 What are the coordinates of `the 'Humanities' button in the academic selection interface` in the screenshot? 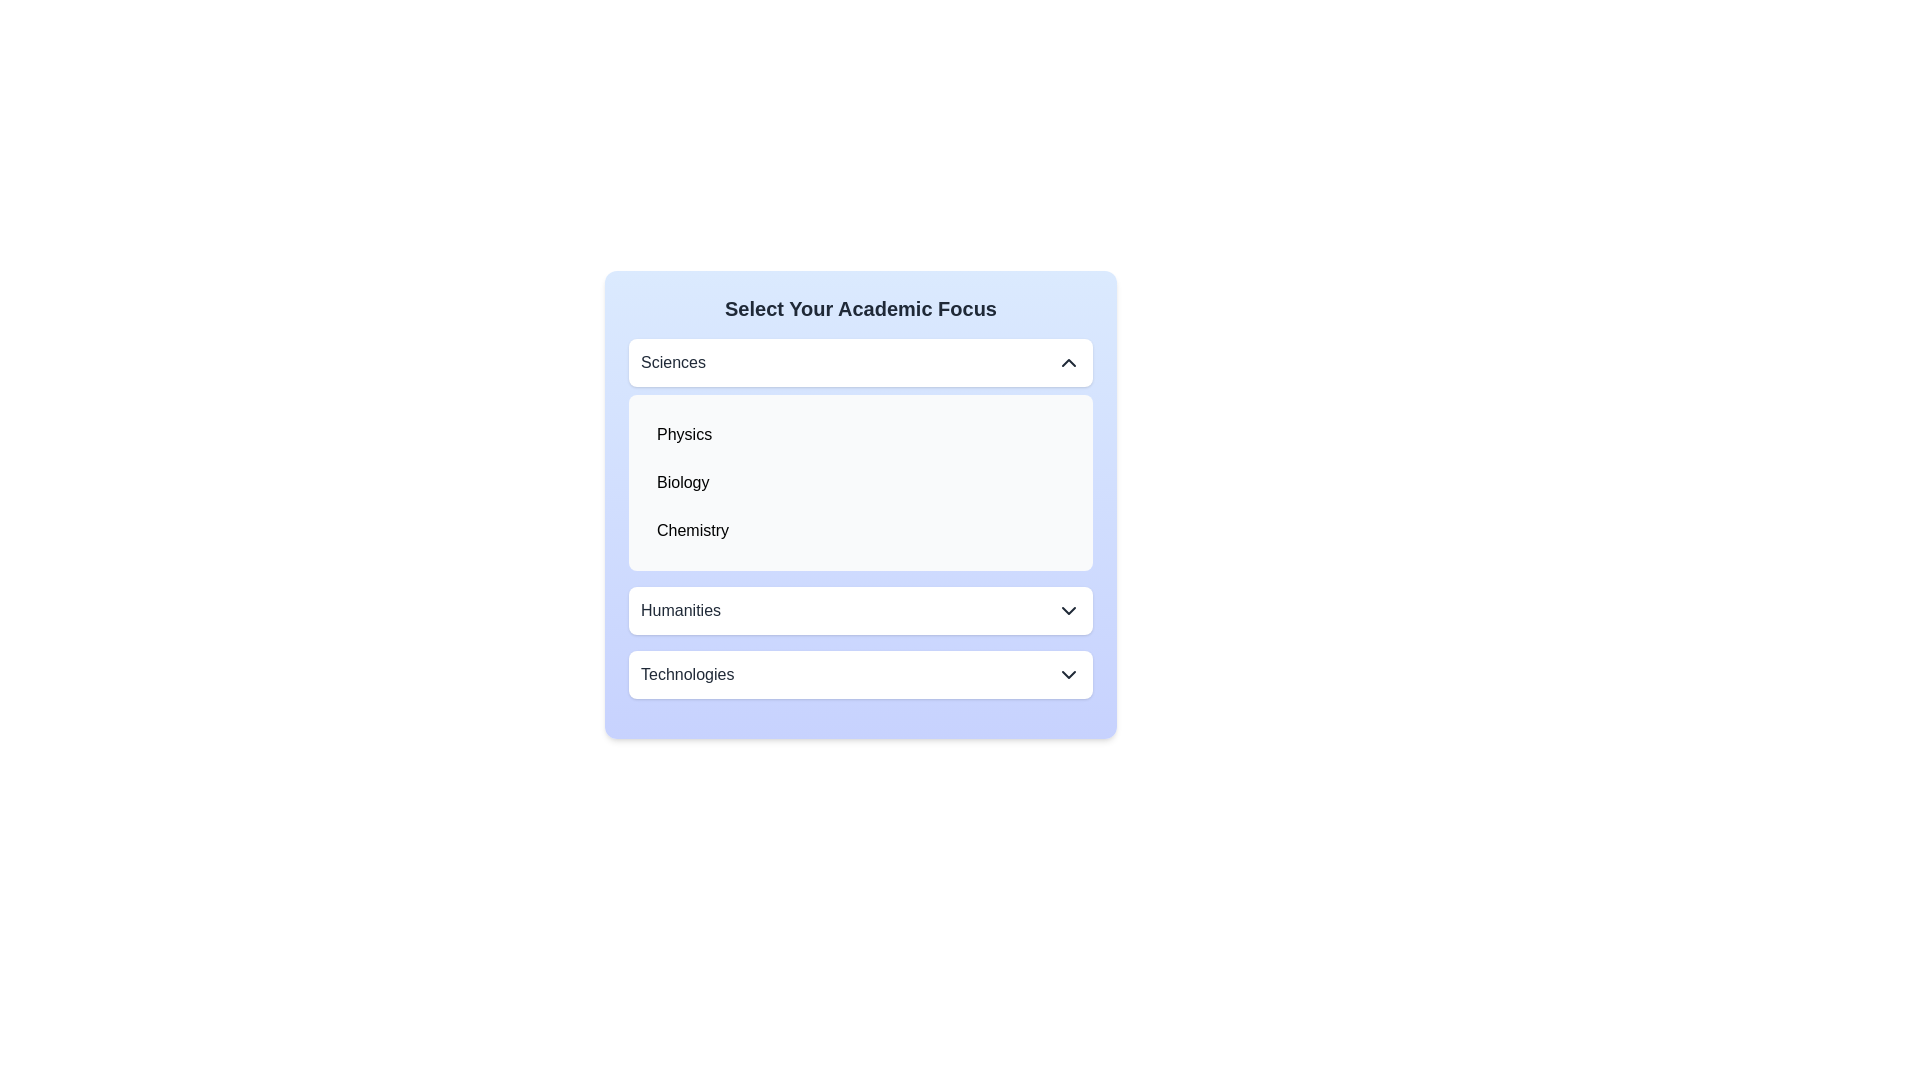 It's located at (860, 609).